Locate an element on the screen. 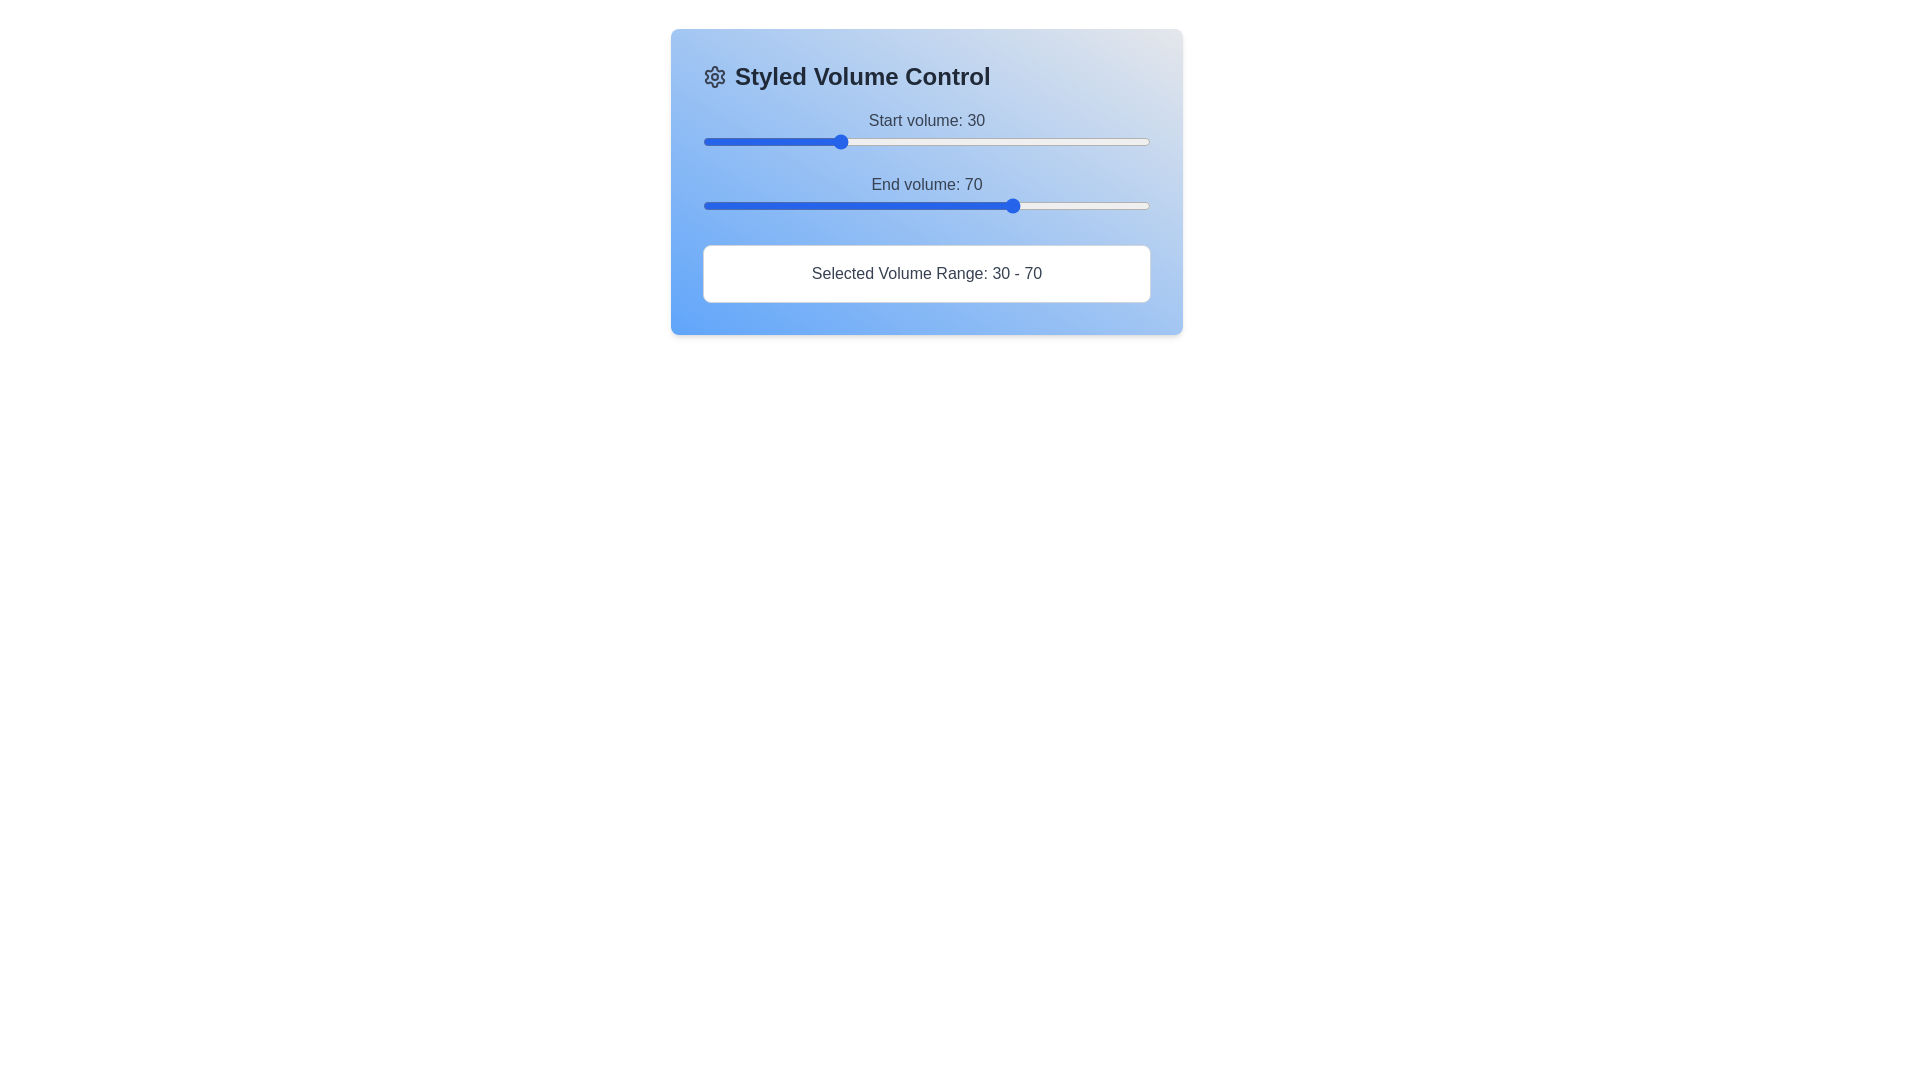  the end volume slider to 20 is located at coordinates (791, 205).